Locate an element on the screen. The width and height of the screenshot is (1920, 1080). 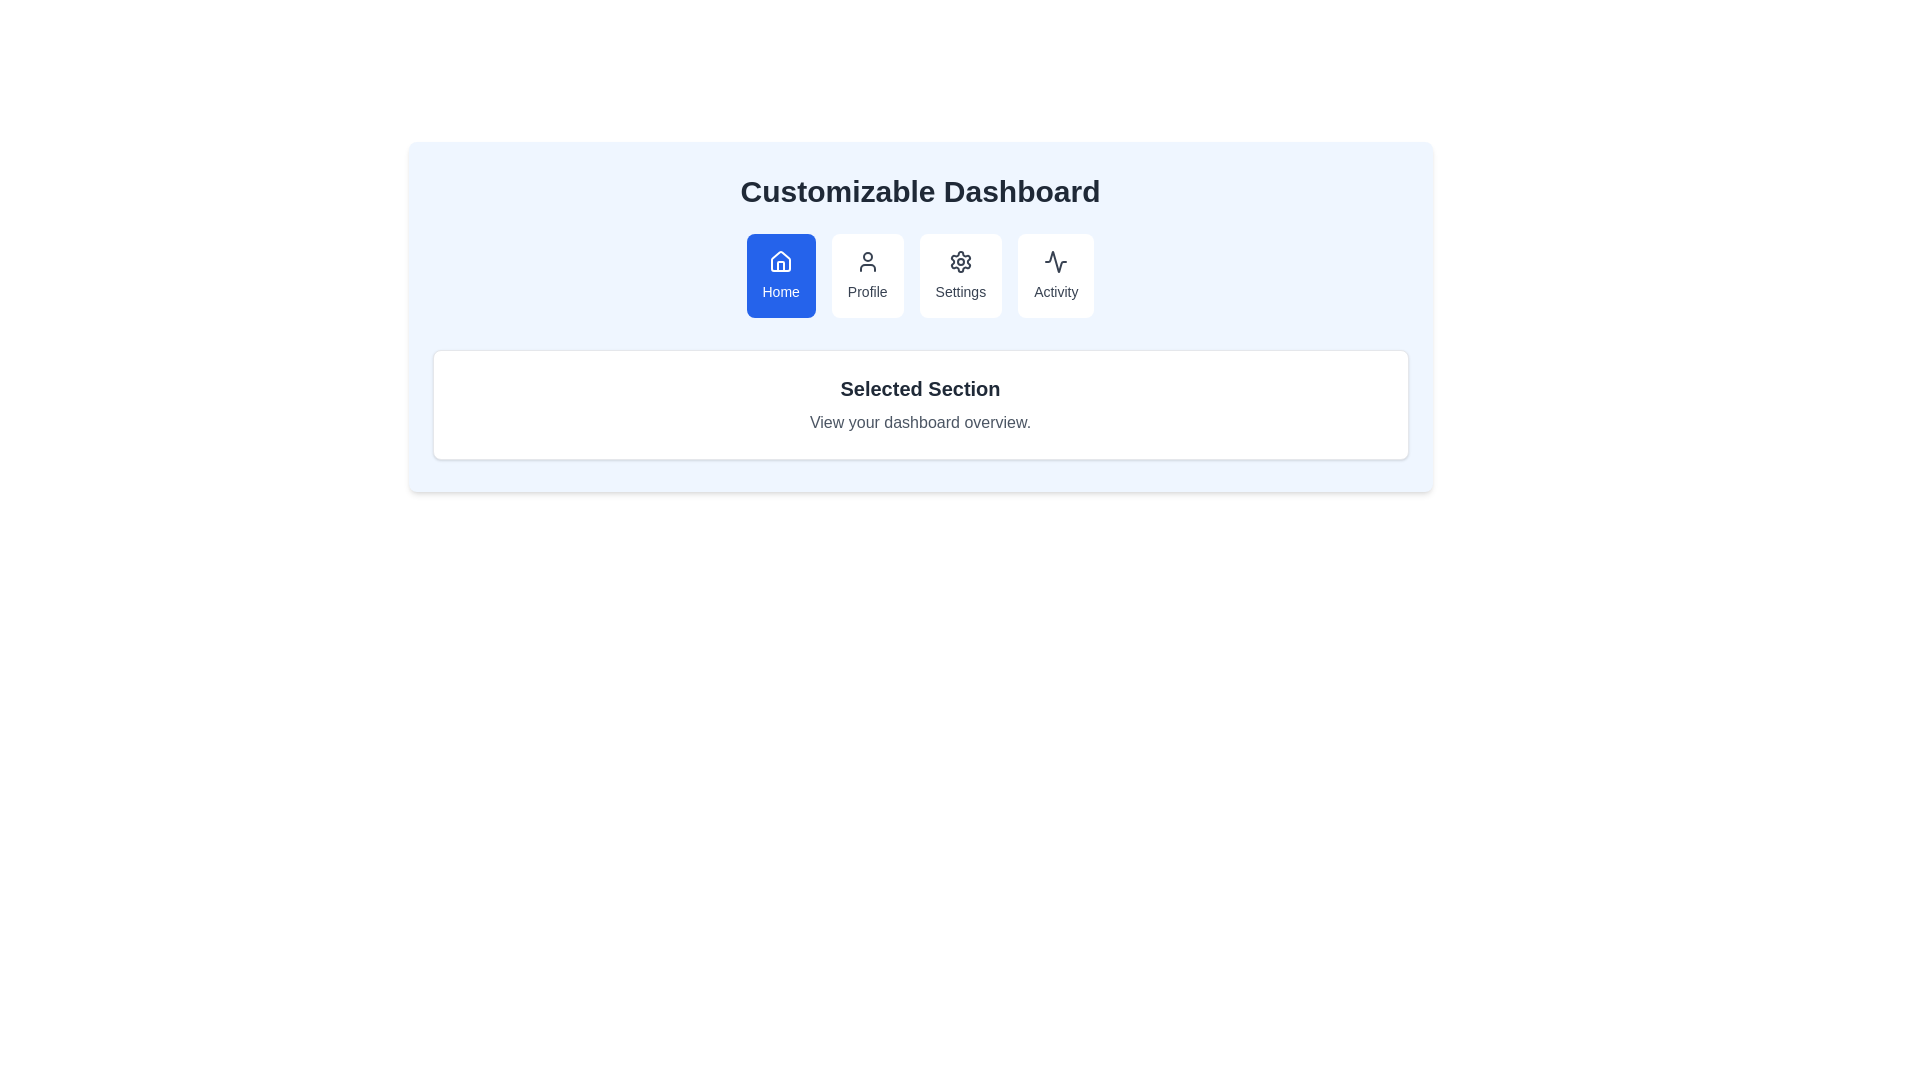
the Text Header element that serves as the title for the dashboard interface, positioned at the top-center above the navigation buttons is located at coordinates (919, 192).